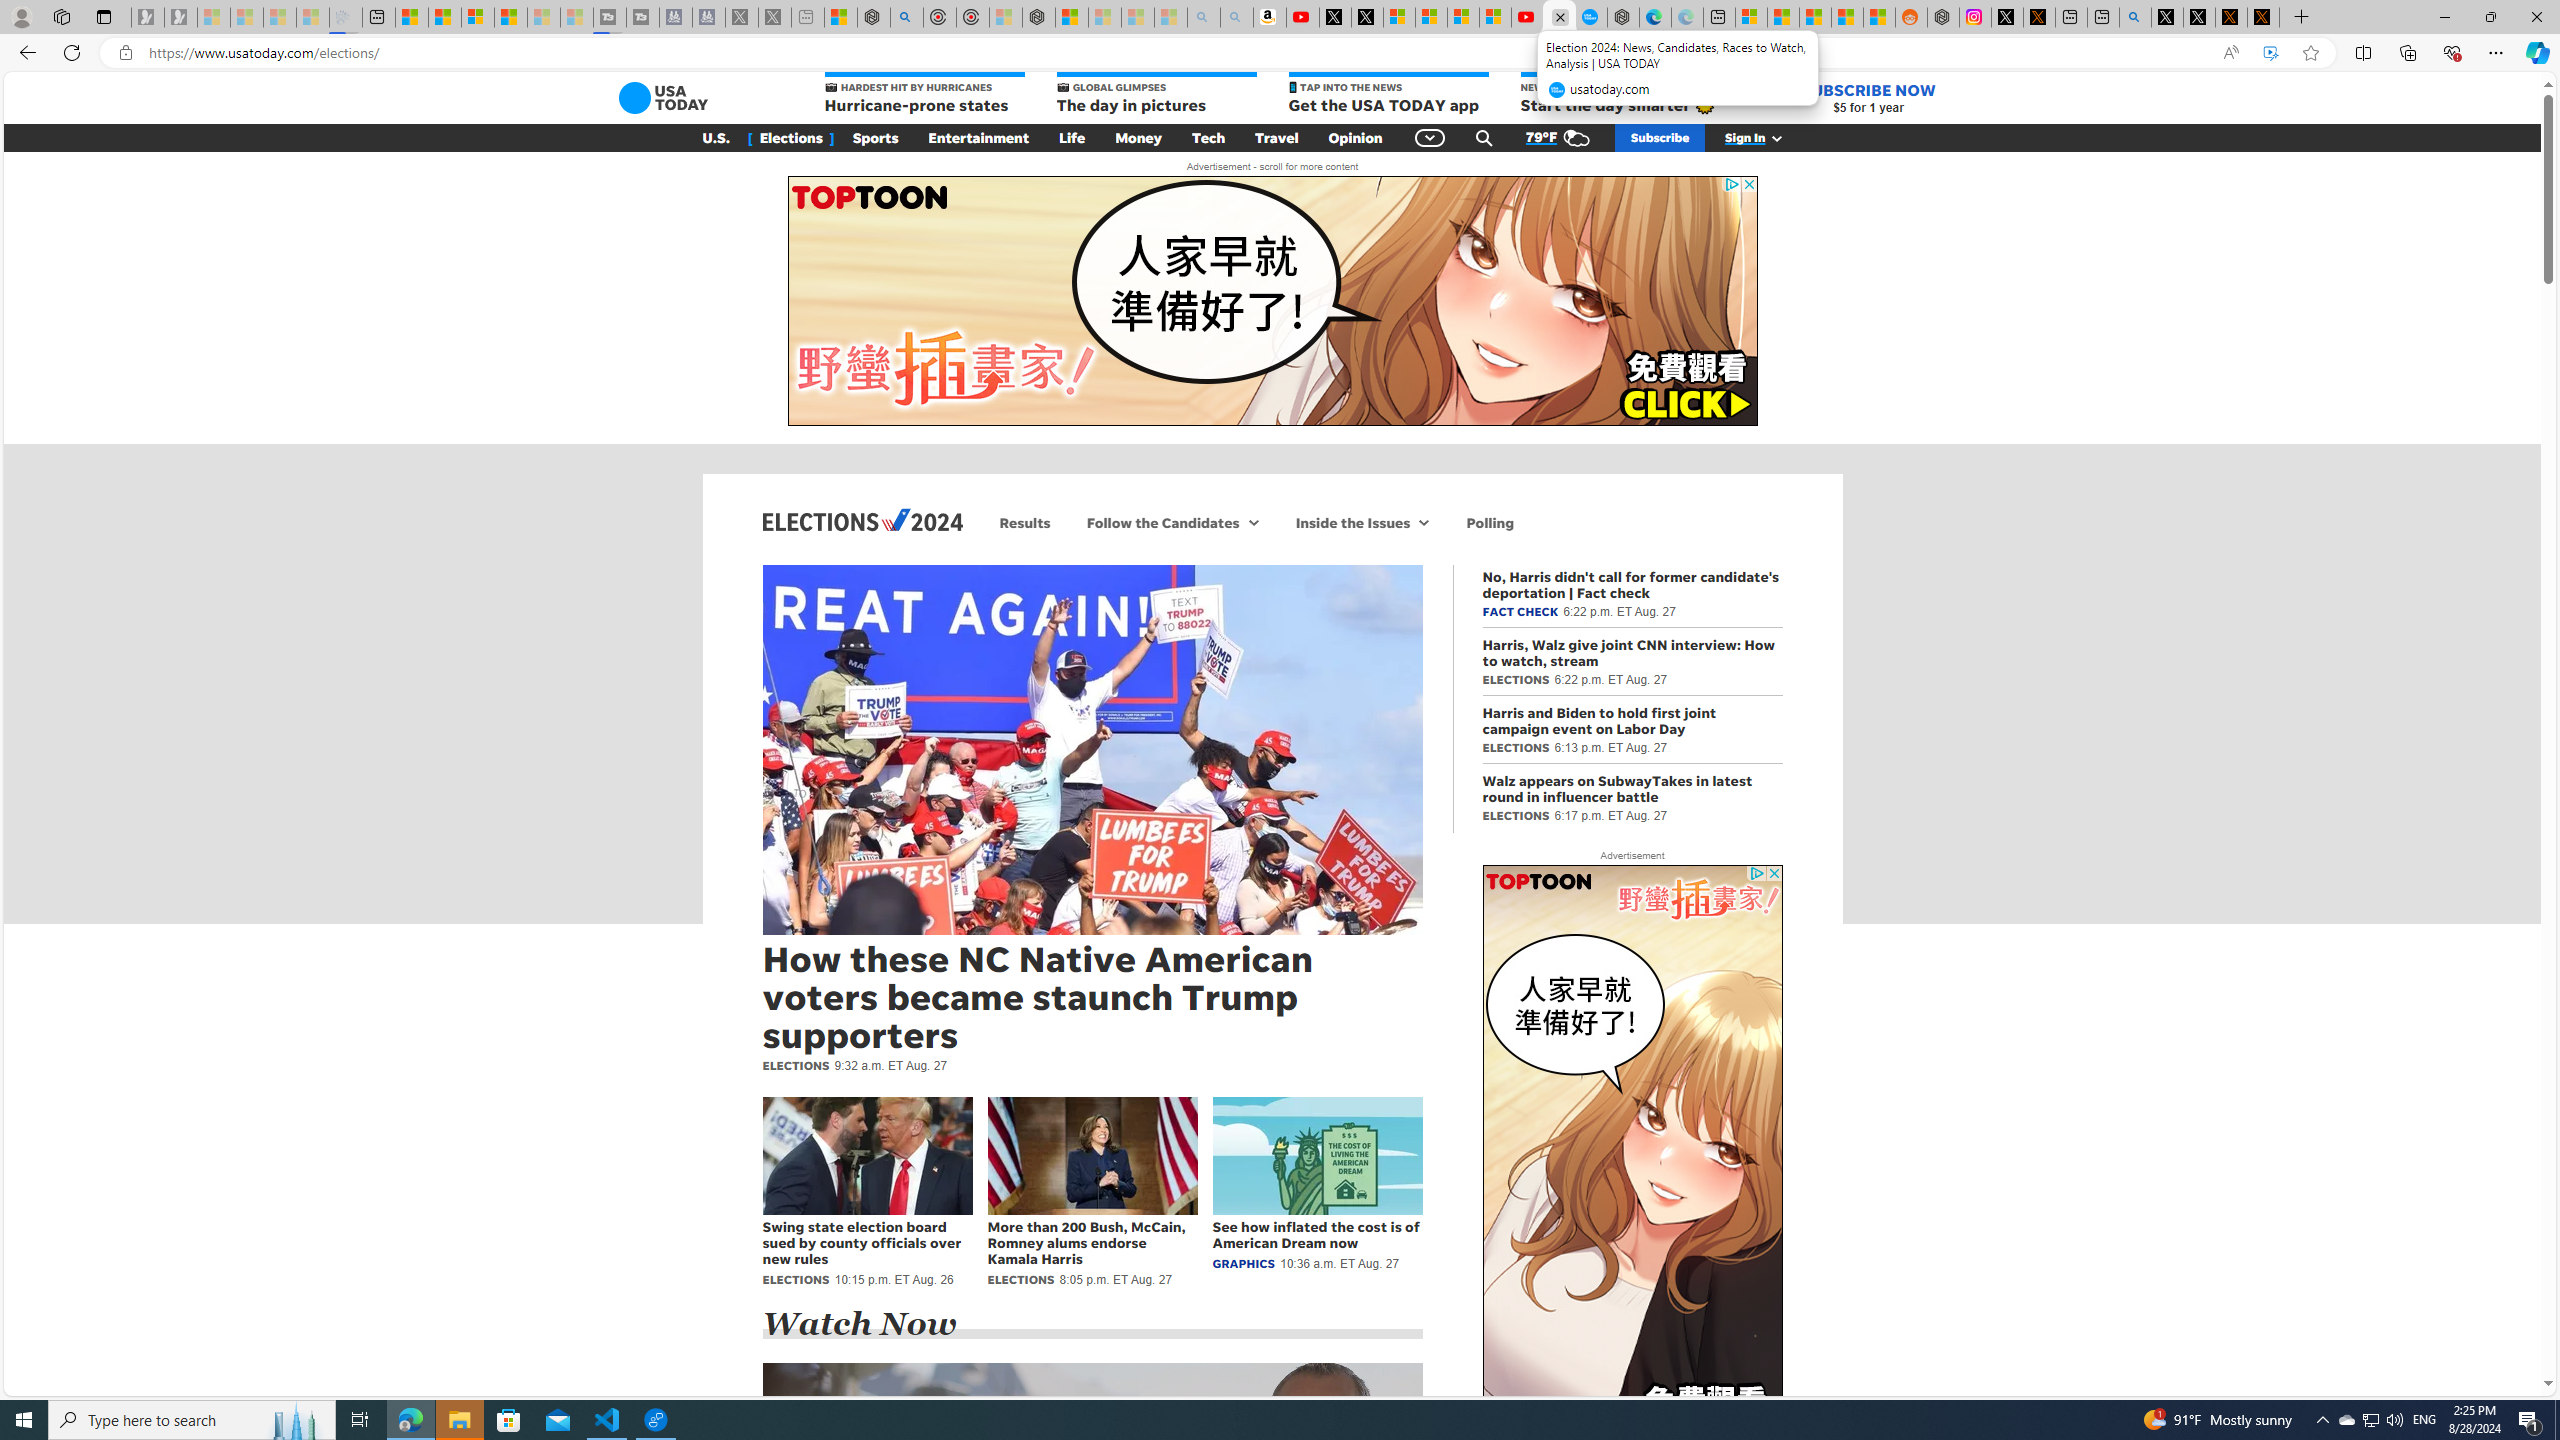 Image resolution: width=2560 pixels, height=1440 pixels. What do you see at coordinates (663, 96) in the screenshot?
I see `'USA TODAY'` at bounding box center [663, 96].